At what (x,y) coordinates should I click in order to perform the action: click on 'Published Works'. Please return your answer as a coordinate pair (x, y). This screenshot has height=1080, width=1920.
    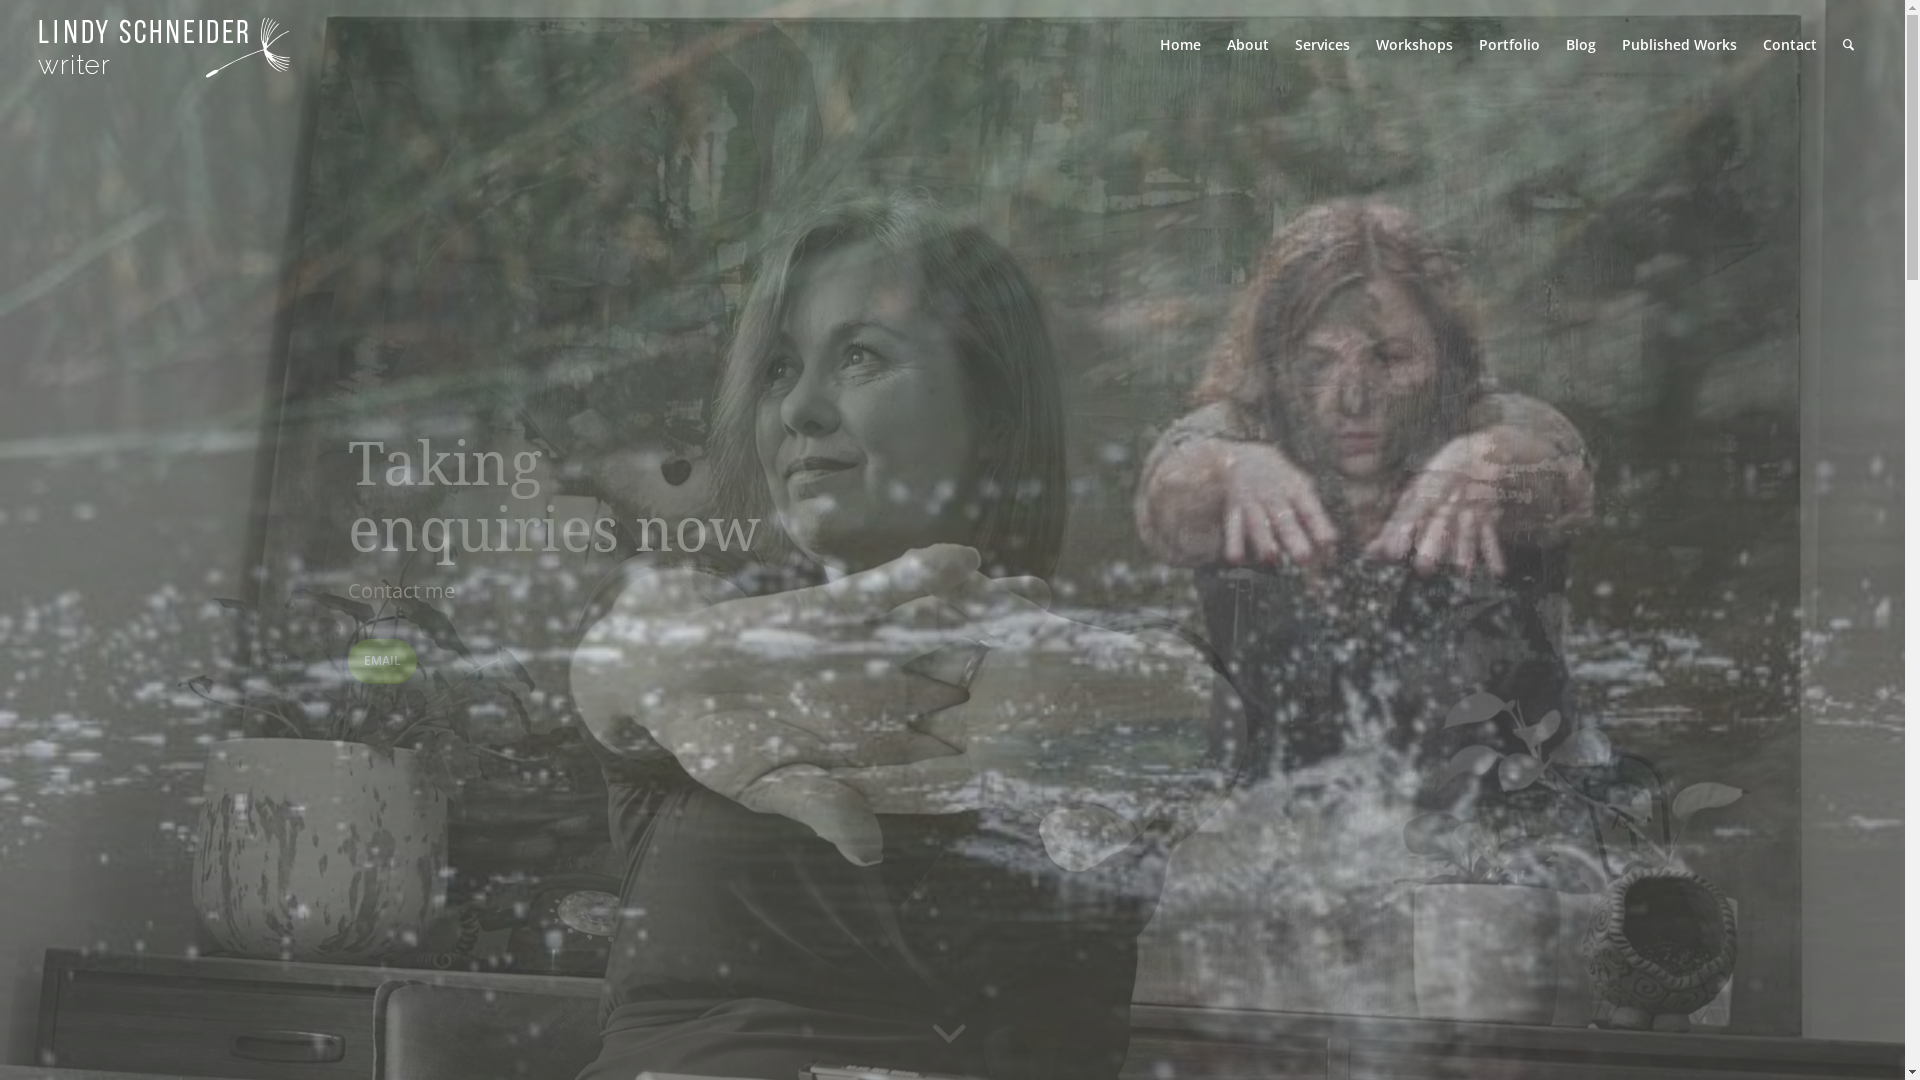
    Looking at the image, I should click on (1679, 45).